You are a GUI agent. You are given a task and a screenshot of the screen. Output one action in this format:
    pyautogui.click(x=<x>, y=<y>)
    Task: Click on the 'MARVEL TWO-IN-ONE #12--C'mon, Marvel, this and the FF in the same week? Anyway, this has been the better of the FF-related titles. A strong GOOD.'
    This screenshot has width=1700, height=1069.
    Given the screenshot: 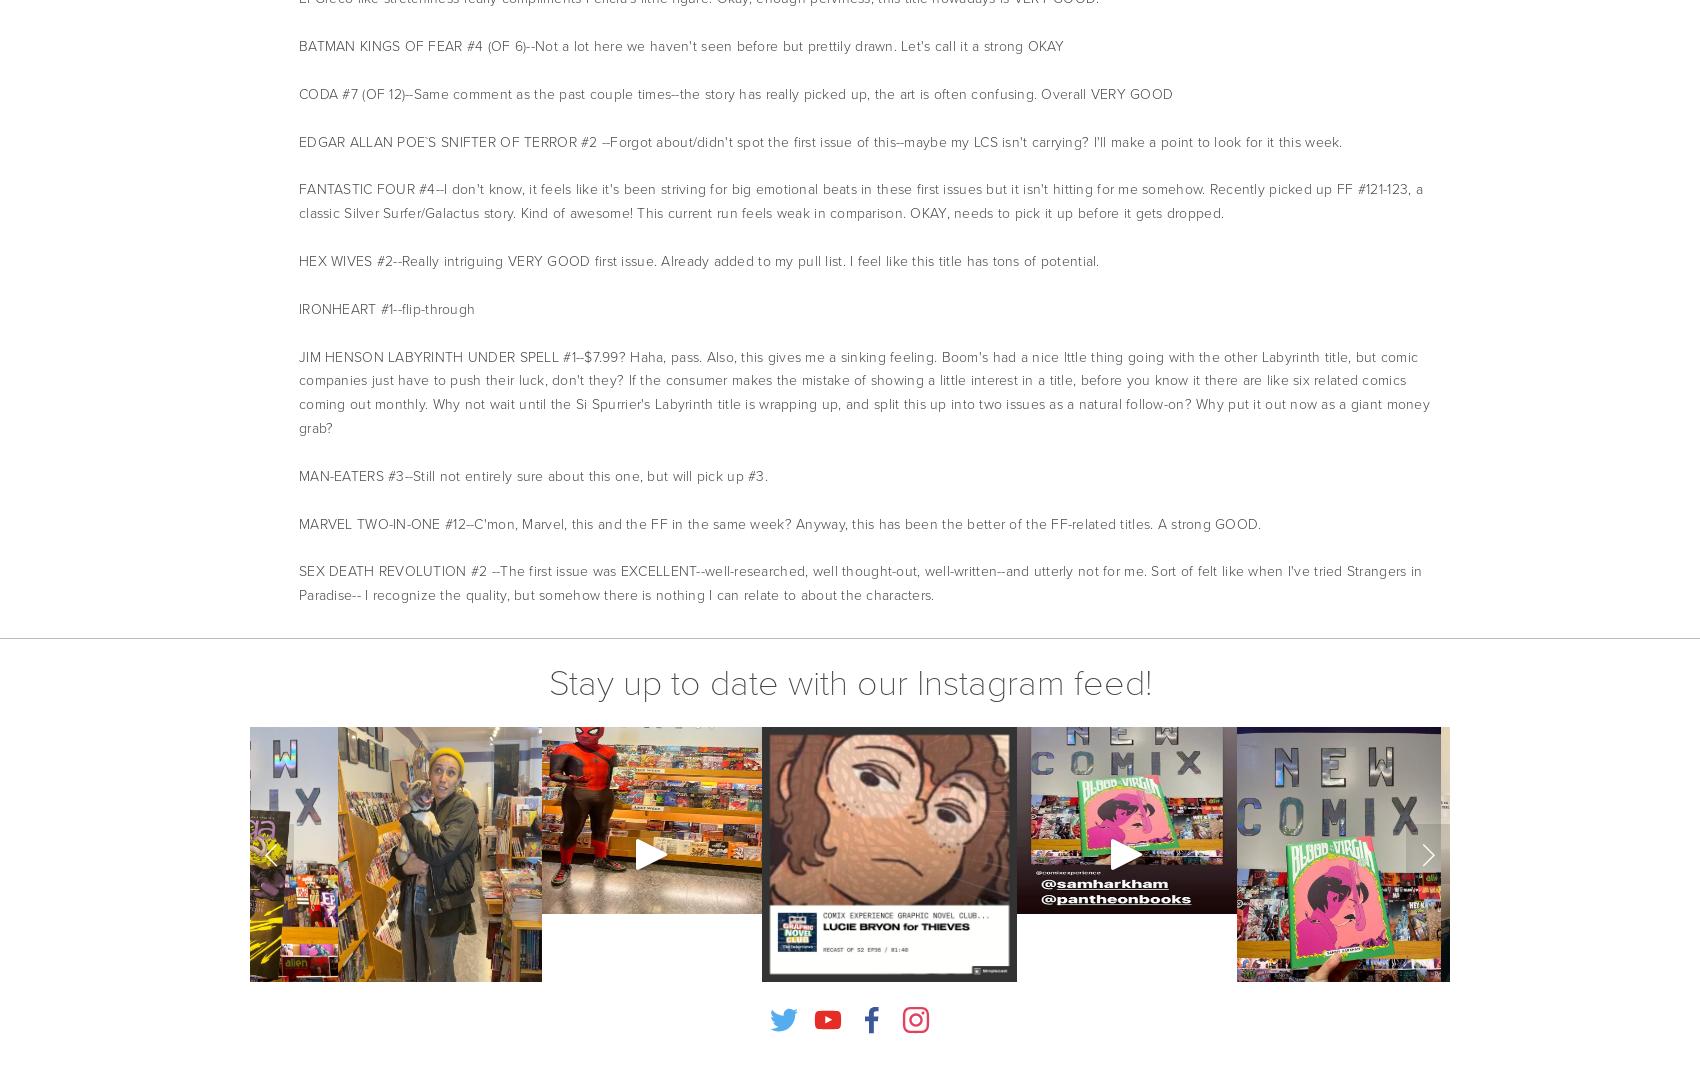 What is the action you would take?
    pyautogui.click(x=778, y=522)
    